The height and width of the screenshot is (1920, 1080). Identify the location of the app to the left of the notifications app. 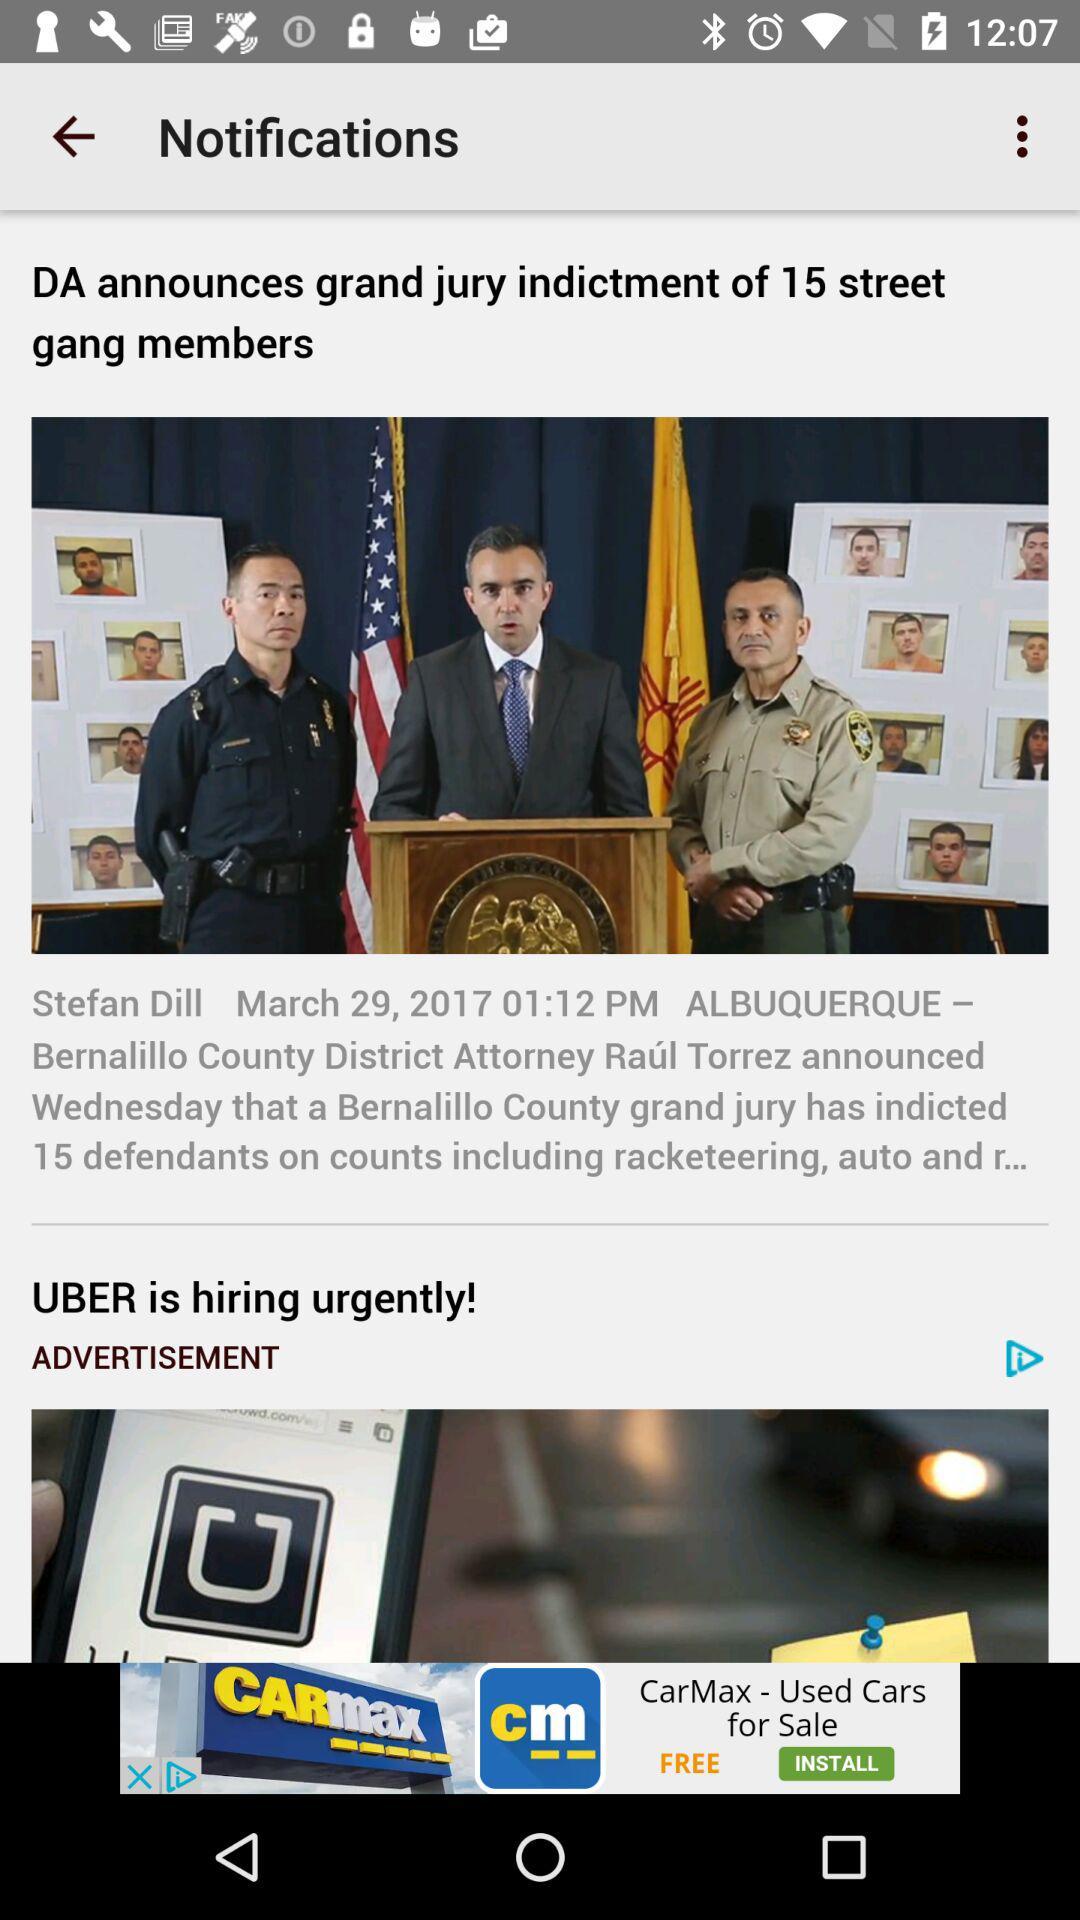
(72, 135).